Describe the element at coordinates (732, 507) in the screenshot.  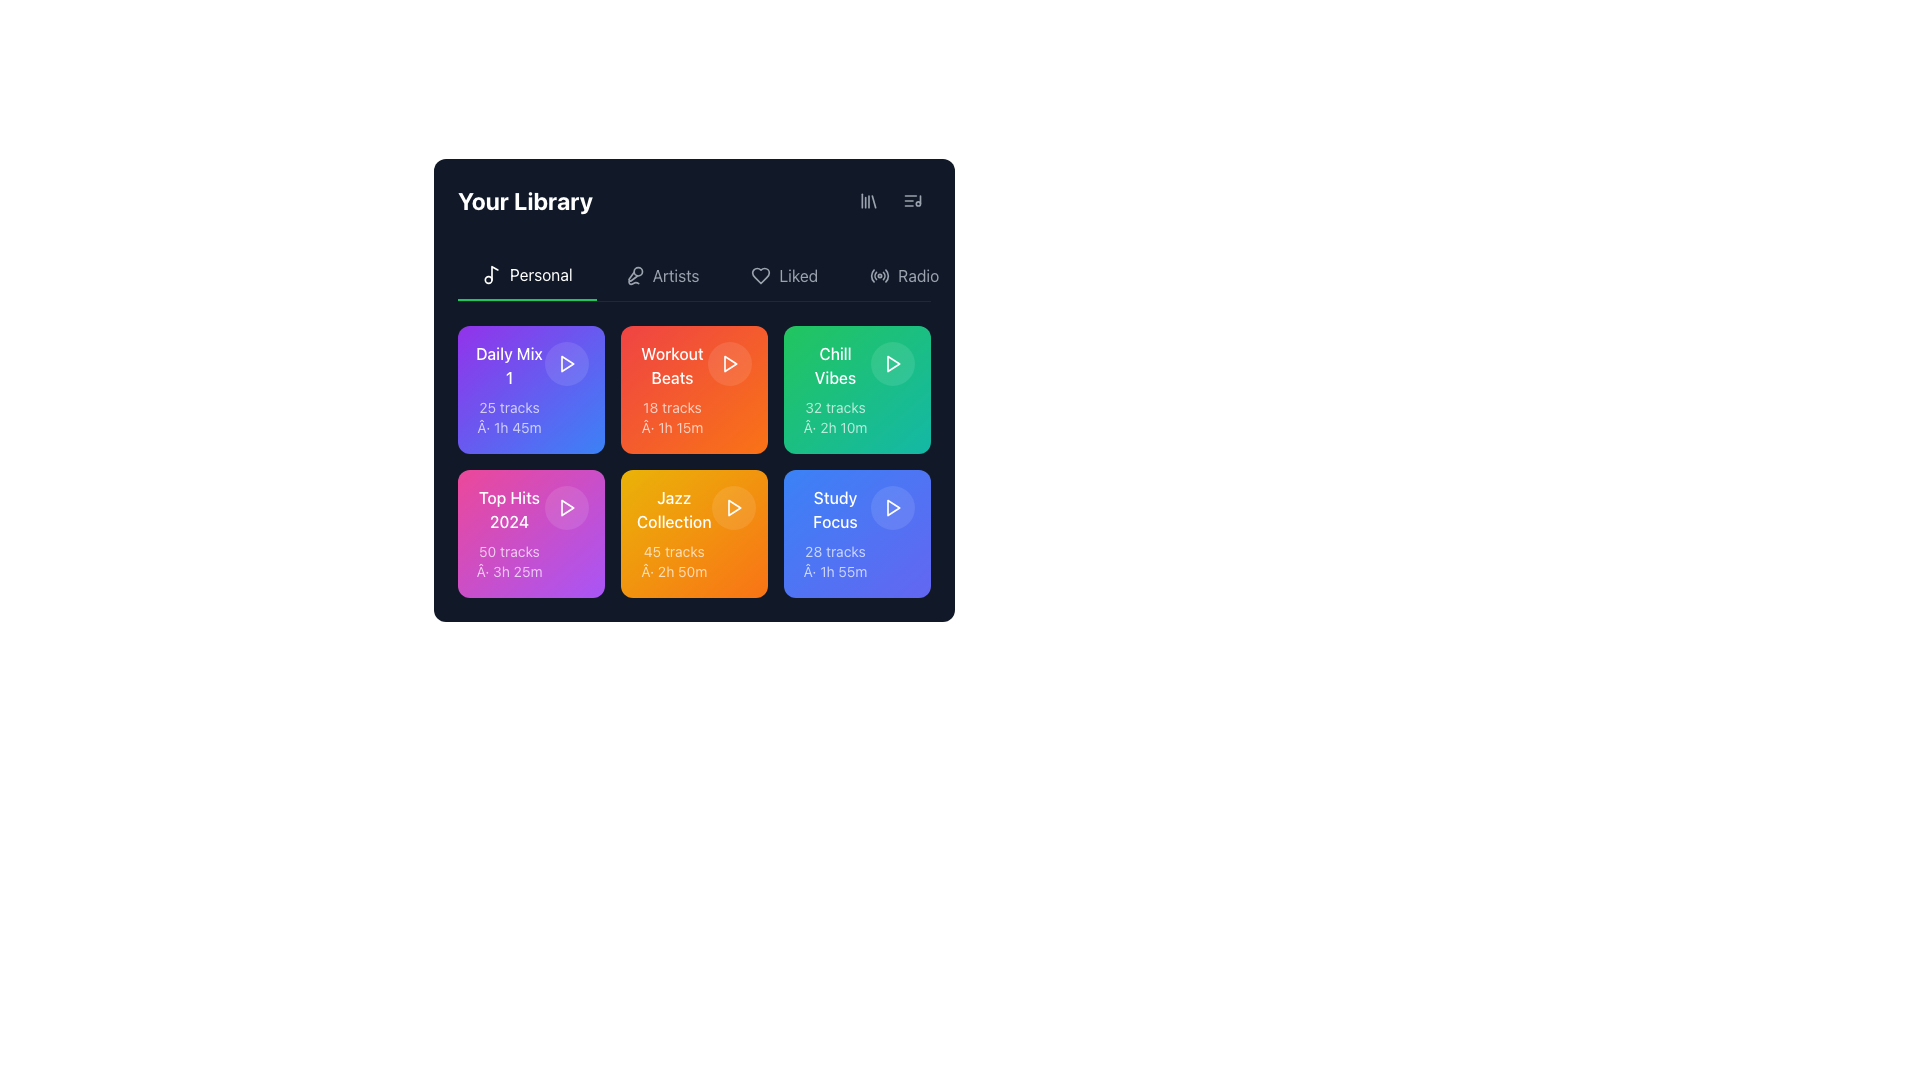
I see `the play button icon located in the top-right corner of the 'Jazz Collection' box, which is the fifth play button in a grid layout, to change its appearance` at that location.